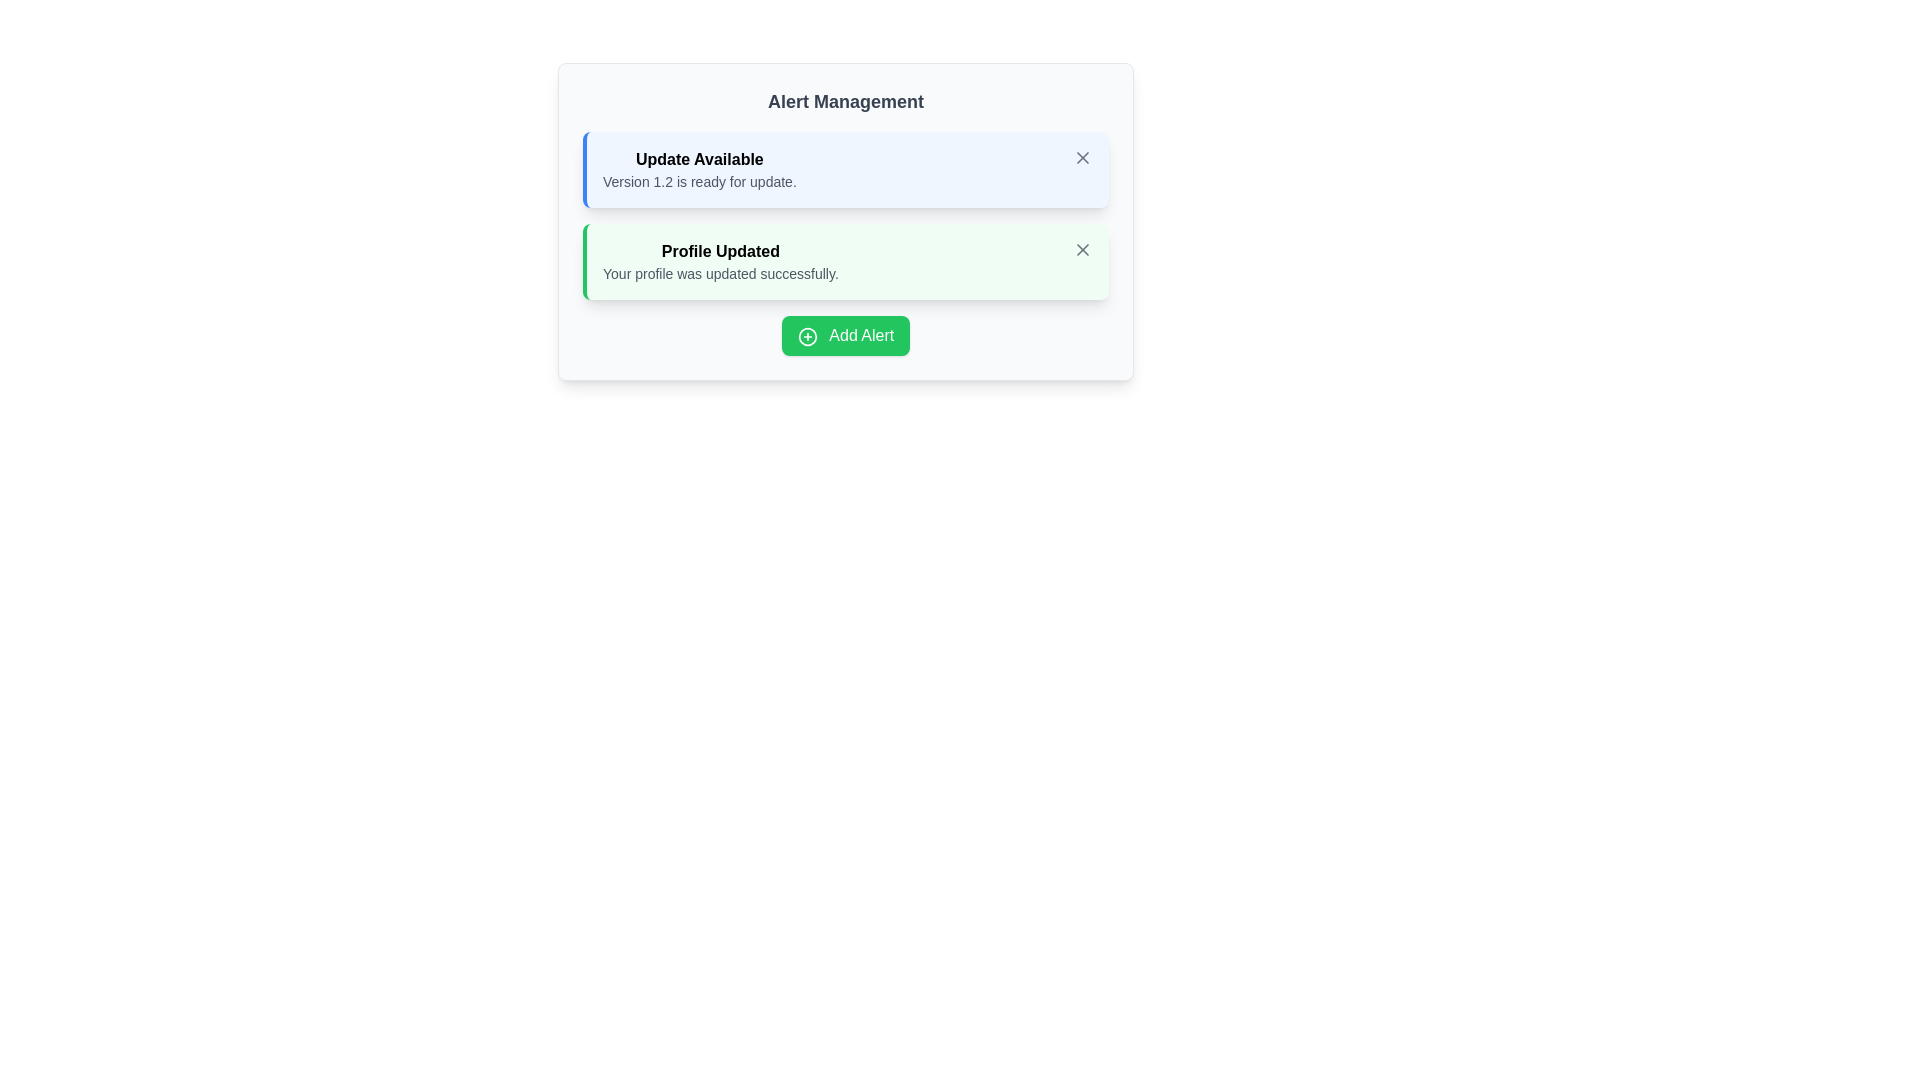 The width and height of the screenshot is (1920, 1080). Describe the element at coordinates (699, 168) in the screenshot. I see `information from the notification text block detailing the availability of update version 1.2, located in the 'Update Available' section of the notification overlay` at that location.